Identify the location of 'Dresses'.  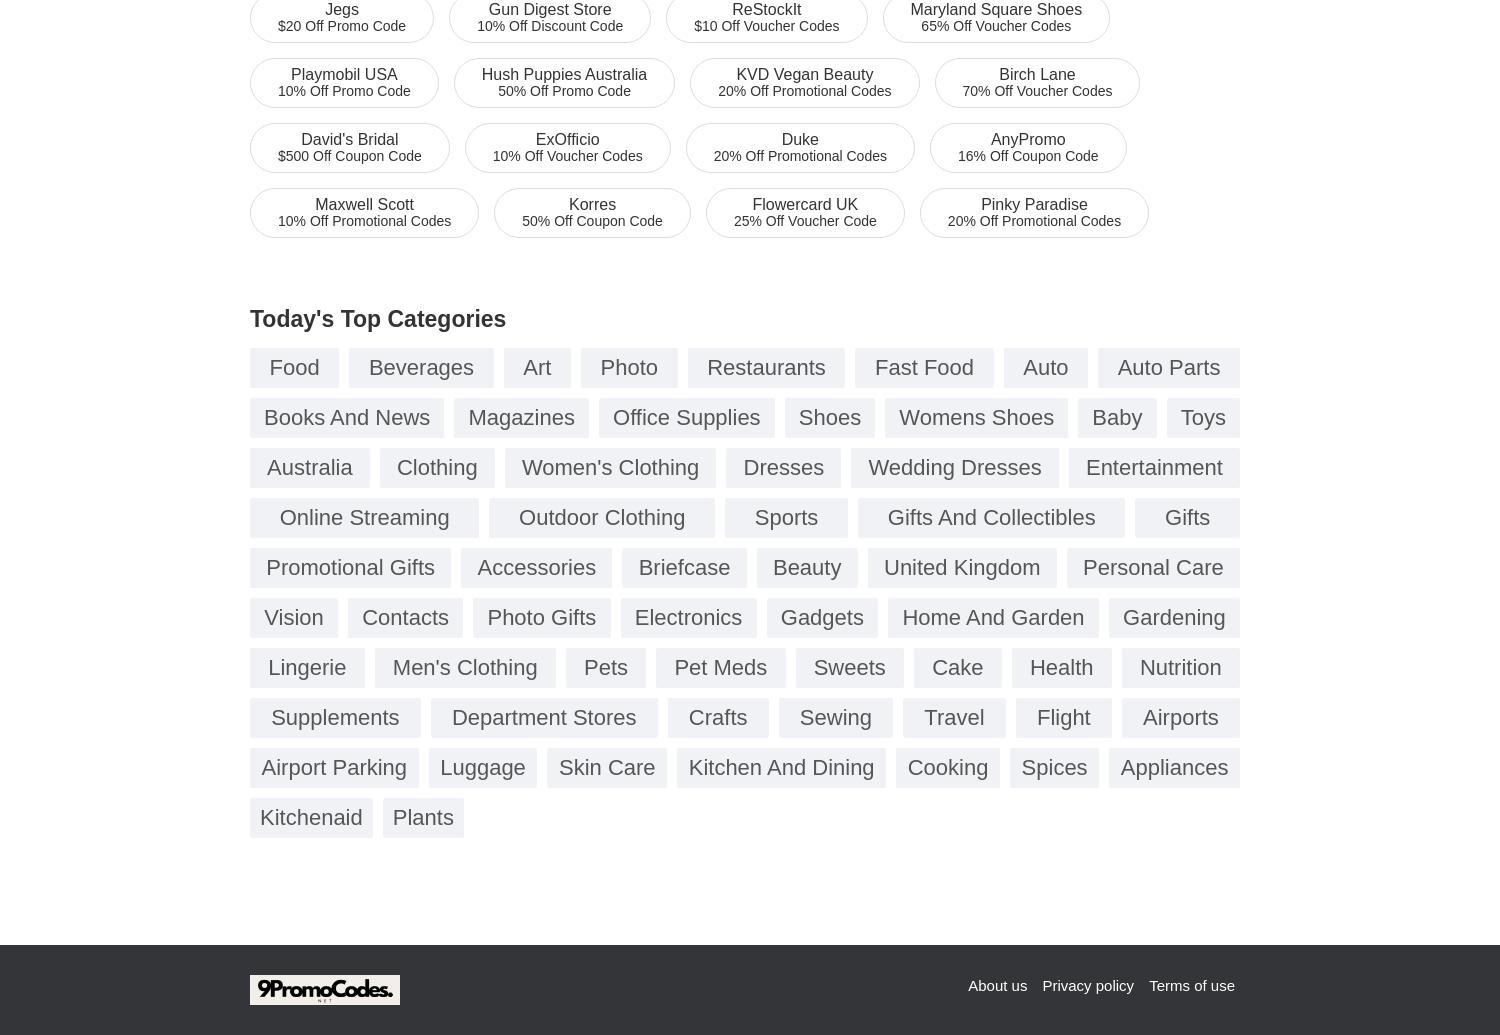
(783, 467).